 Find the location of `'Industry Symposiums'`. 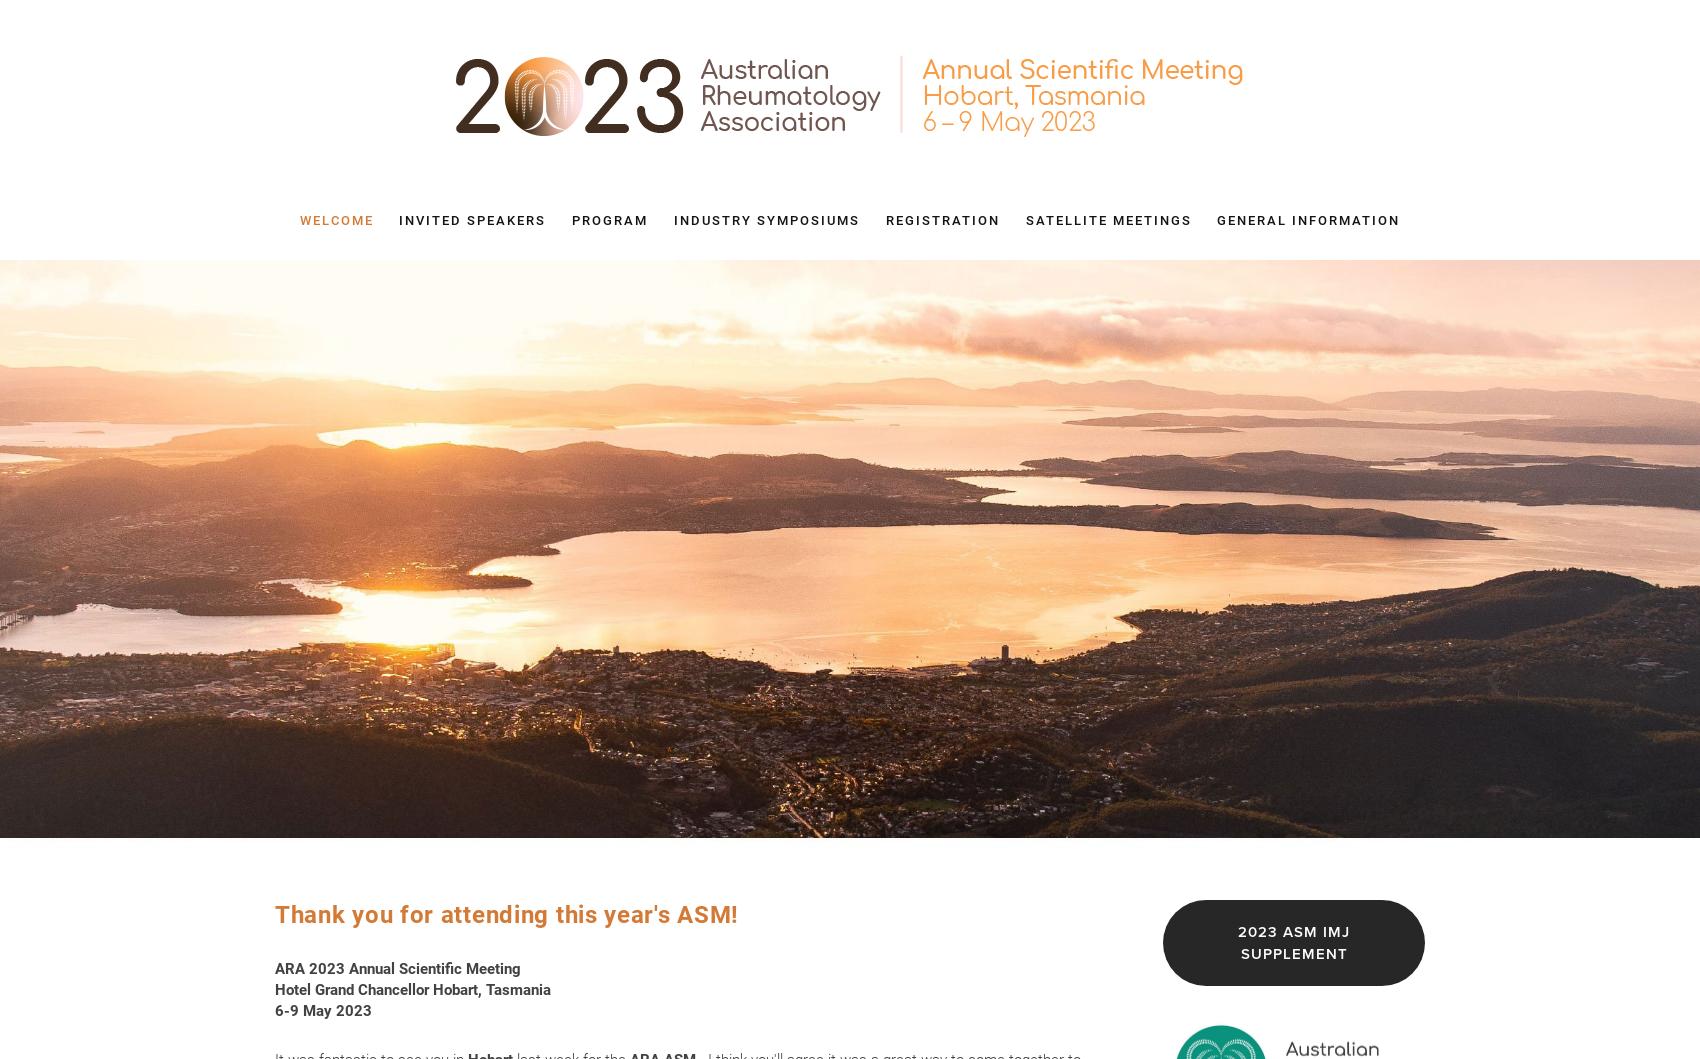

'Industry Symposiums' is located at coordinates (766, 220).